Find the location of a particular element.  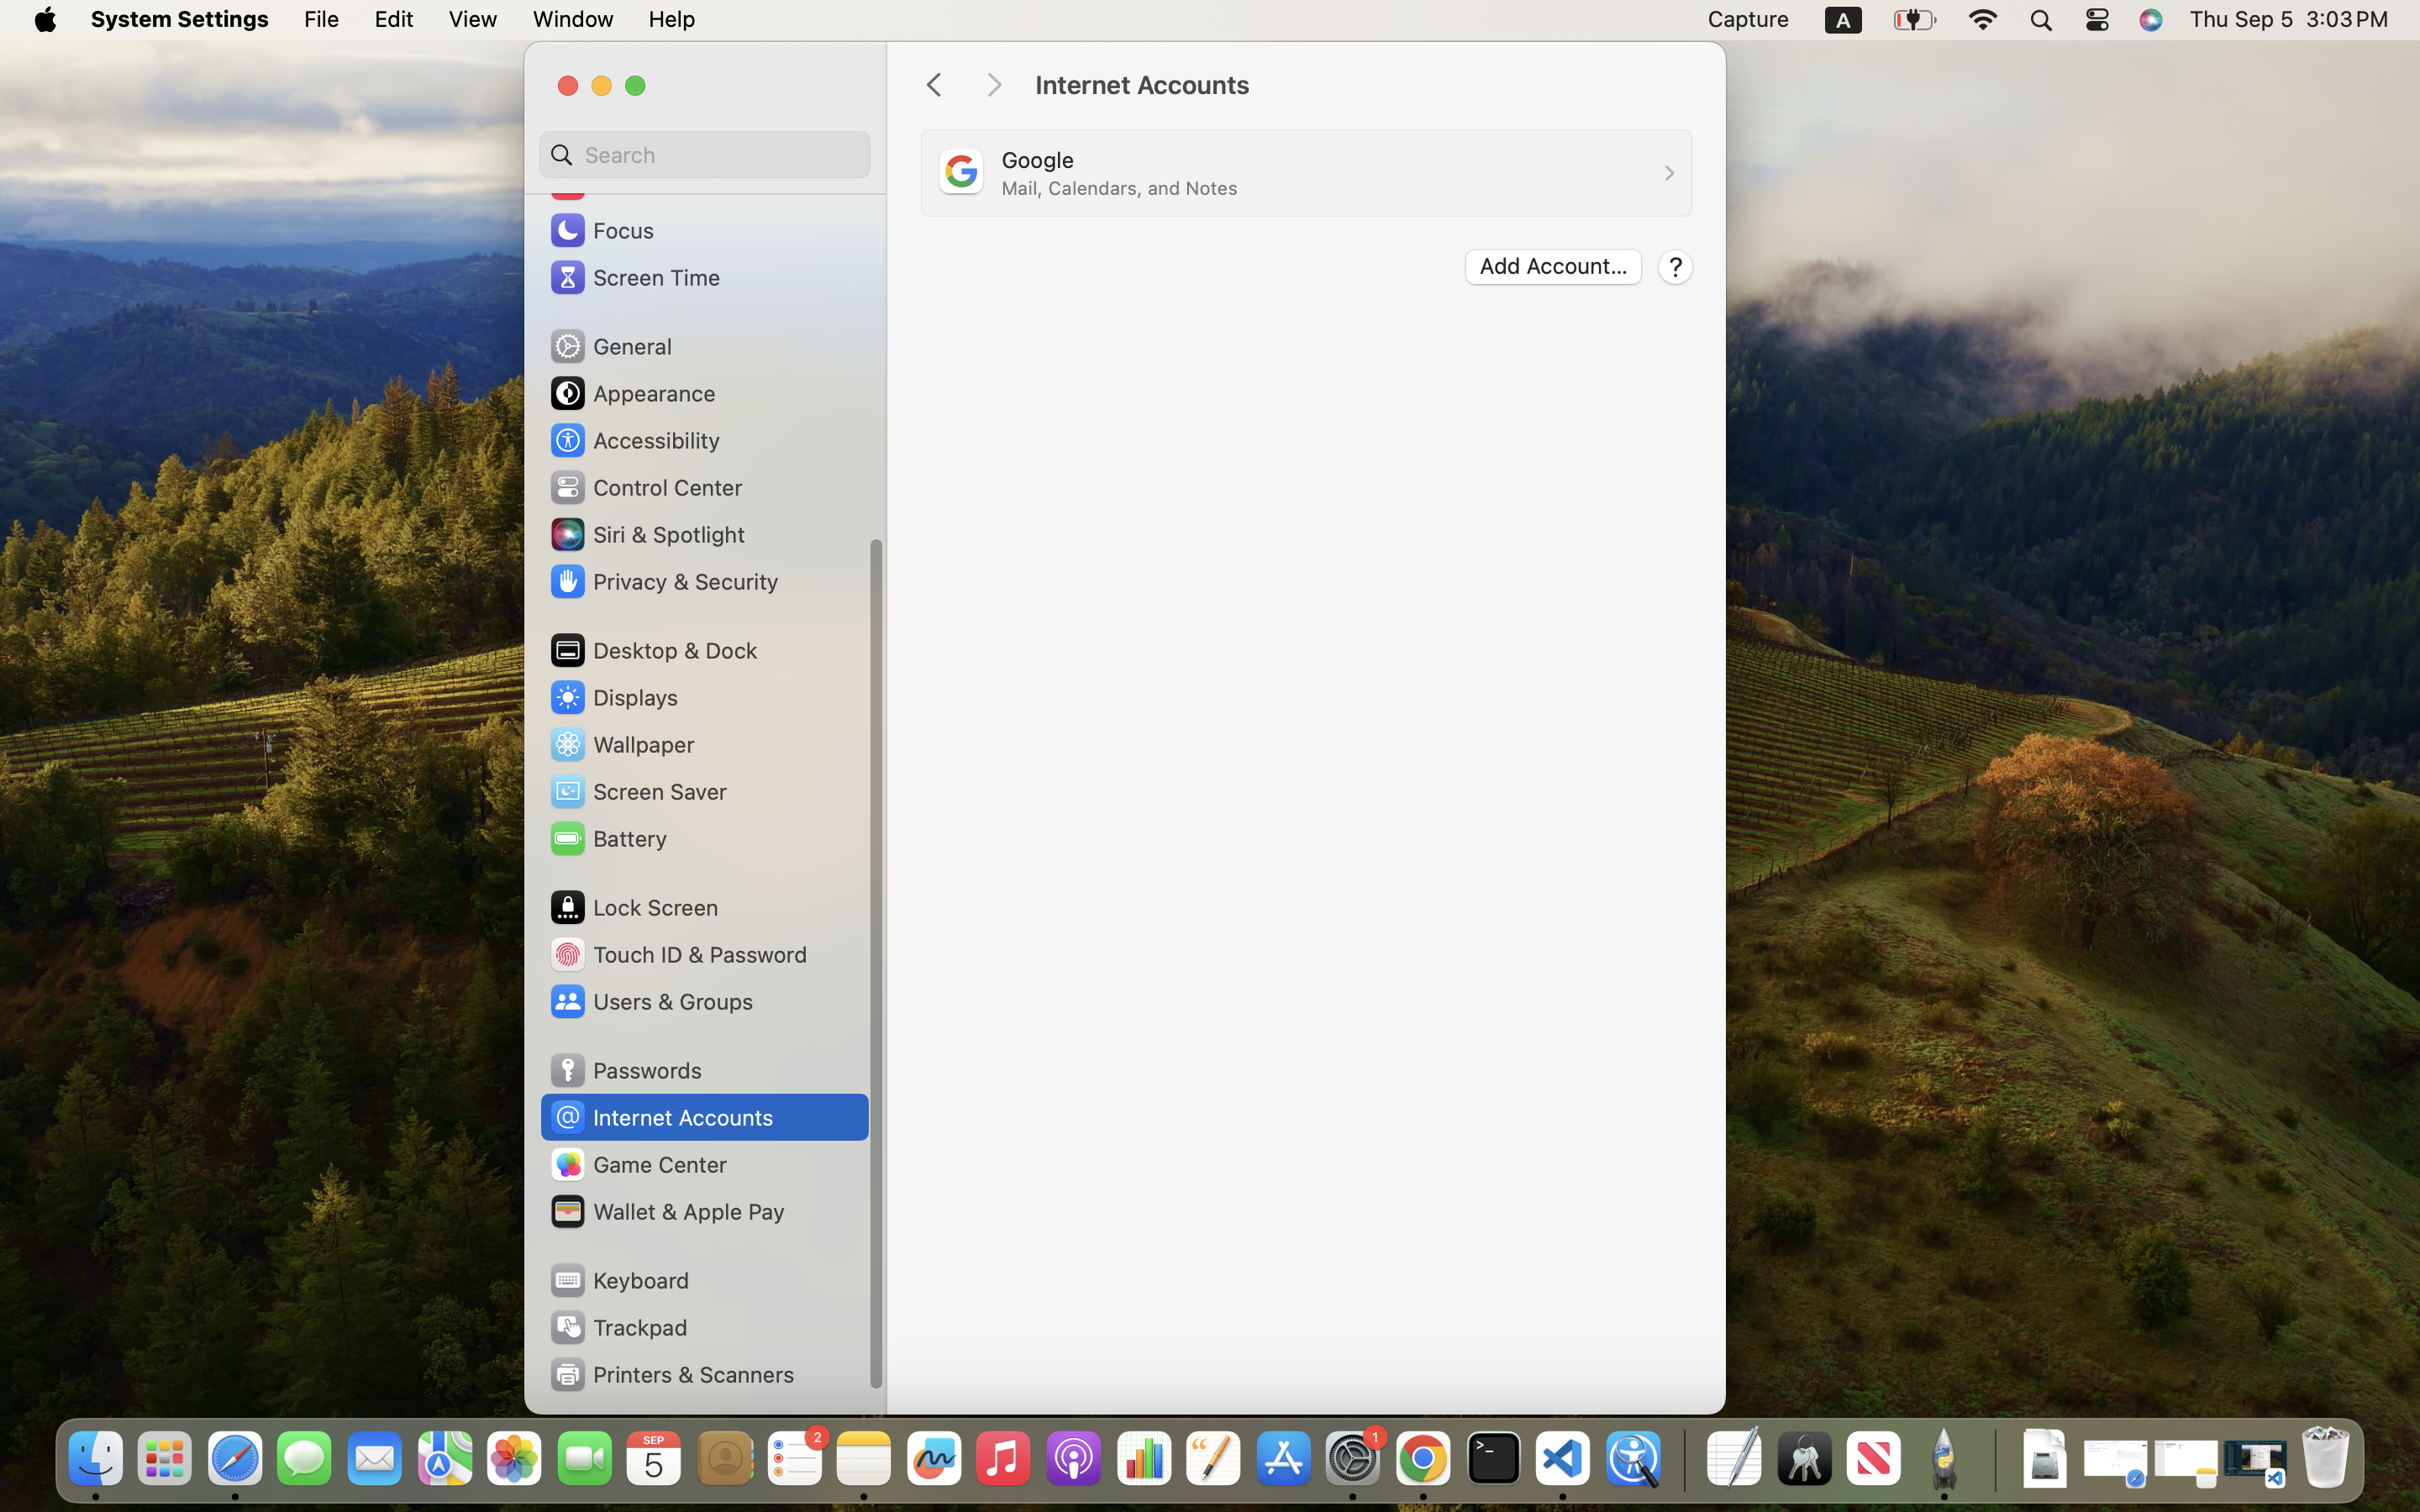

'Users & Groups' is located at coordinates (649, 1000).